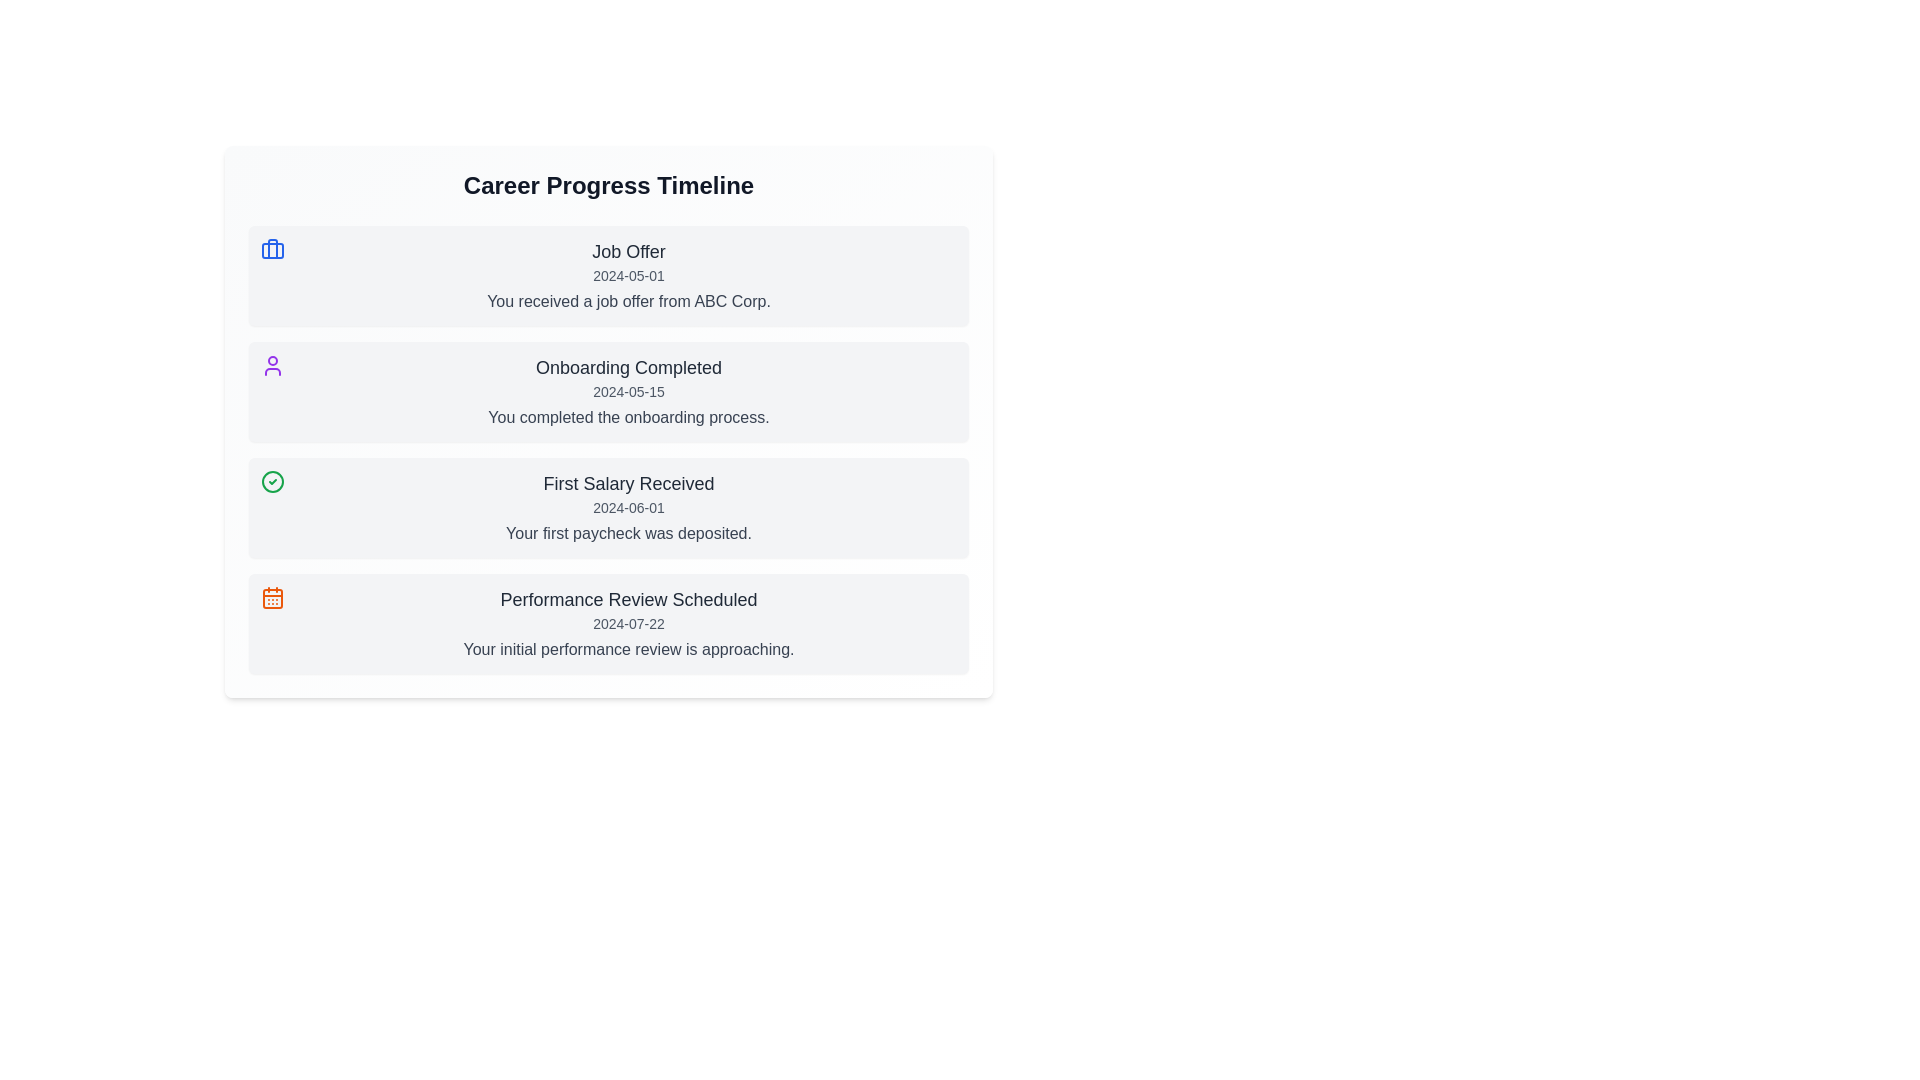 This screenshot has height=1080, width=1920. Describe the element at coordinates (272, 482) in the screenshot. I see `the circular SVG element with a green outline and white fill that indicates a milestone for 'First Salary Received' in the timeline` at that location.